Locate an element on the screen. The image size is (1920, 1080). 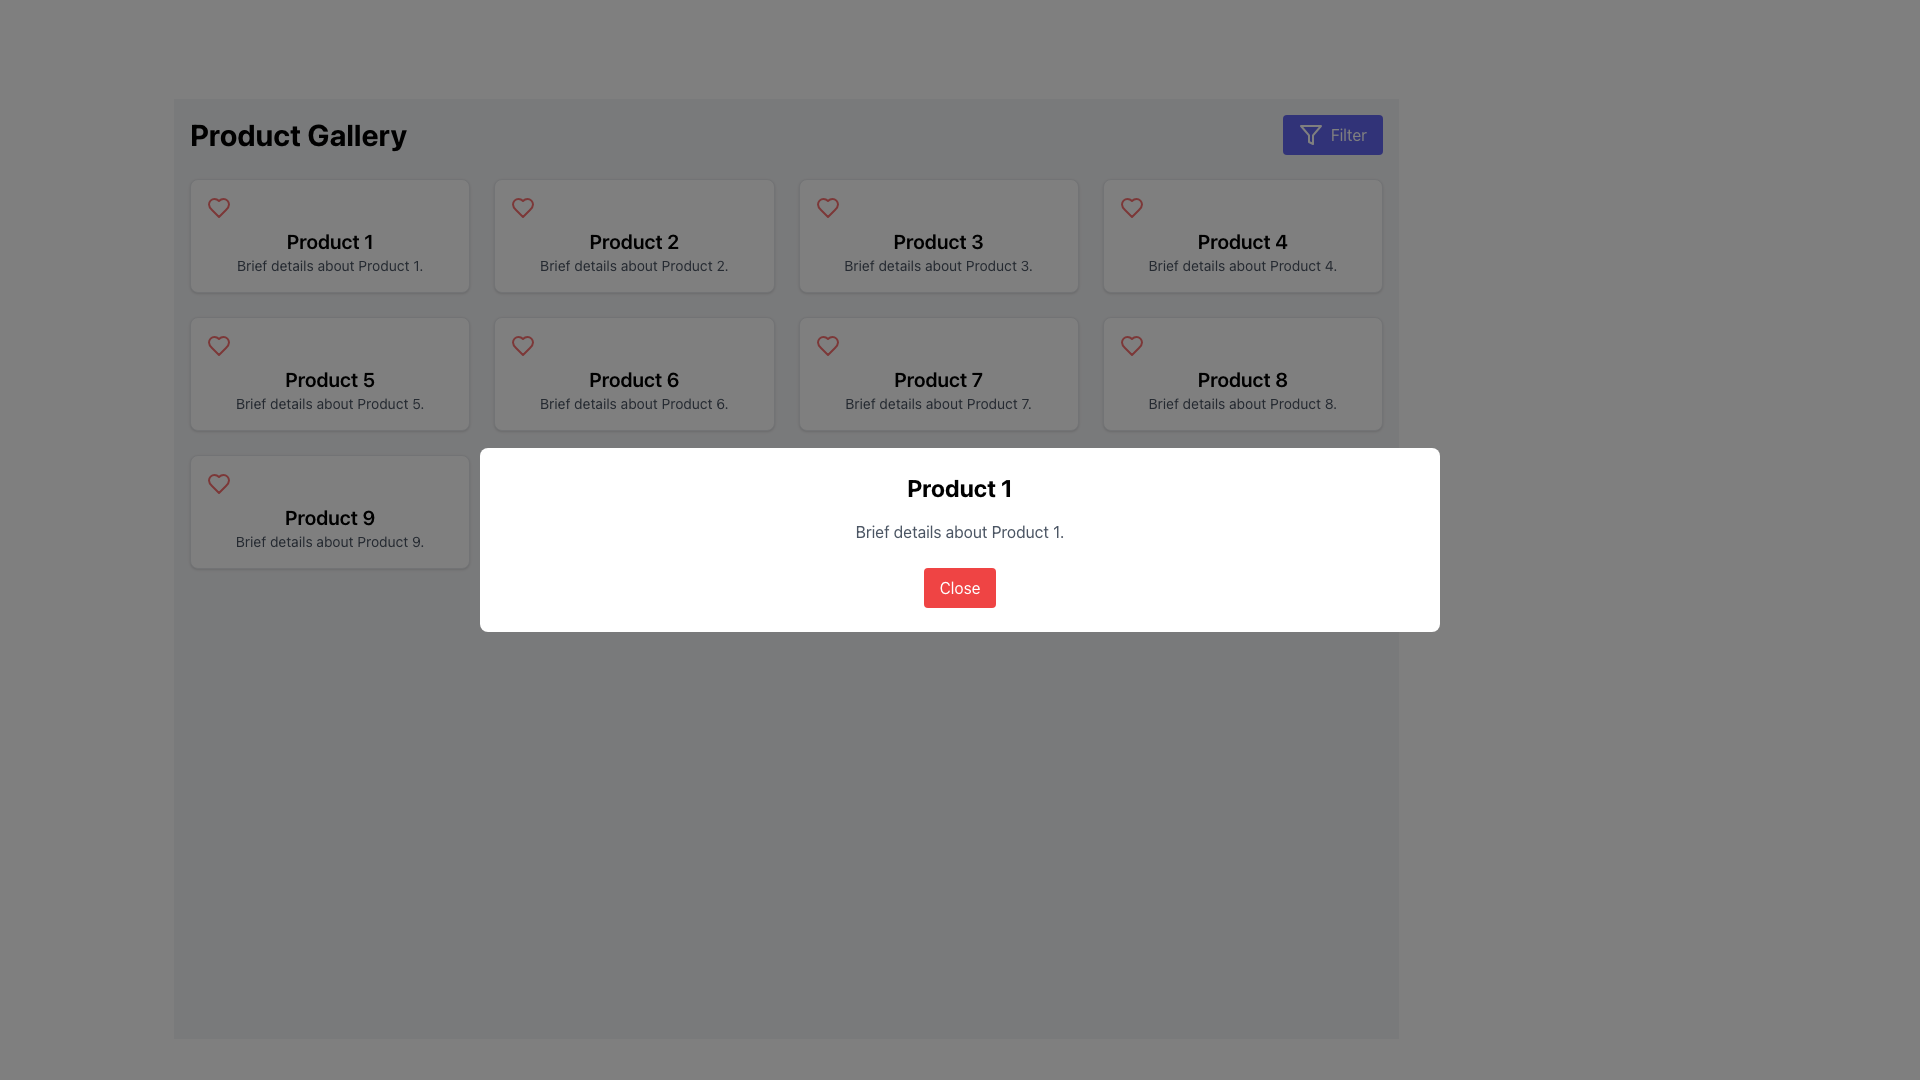
the heart icon located at the top-left corner of the card labeled 'Product 8' to mark the product as favorite is located at coordinates (1131, 345).